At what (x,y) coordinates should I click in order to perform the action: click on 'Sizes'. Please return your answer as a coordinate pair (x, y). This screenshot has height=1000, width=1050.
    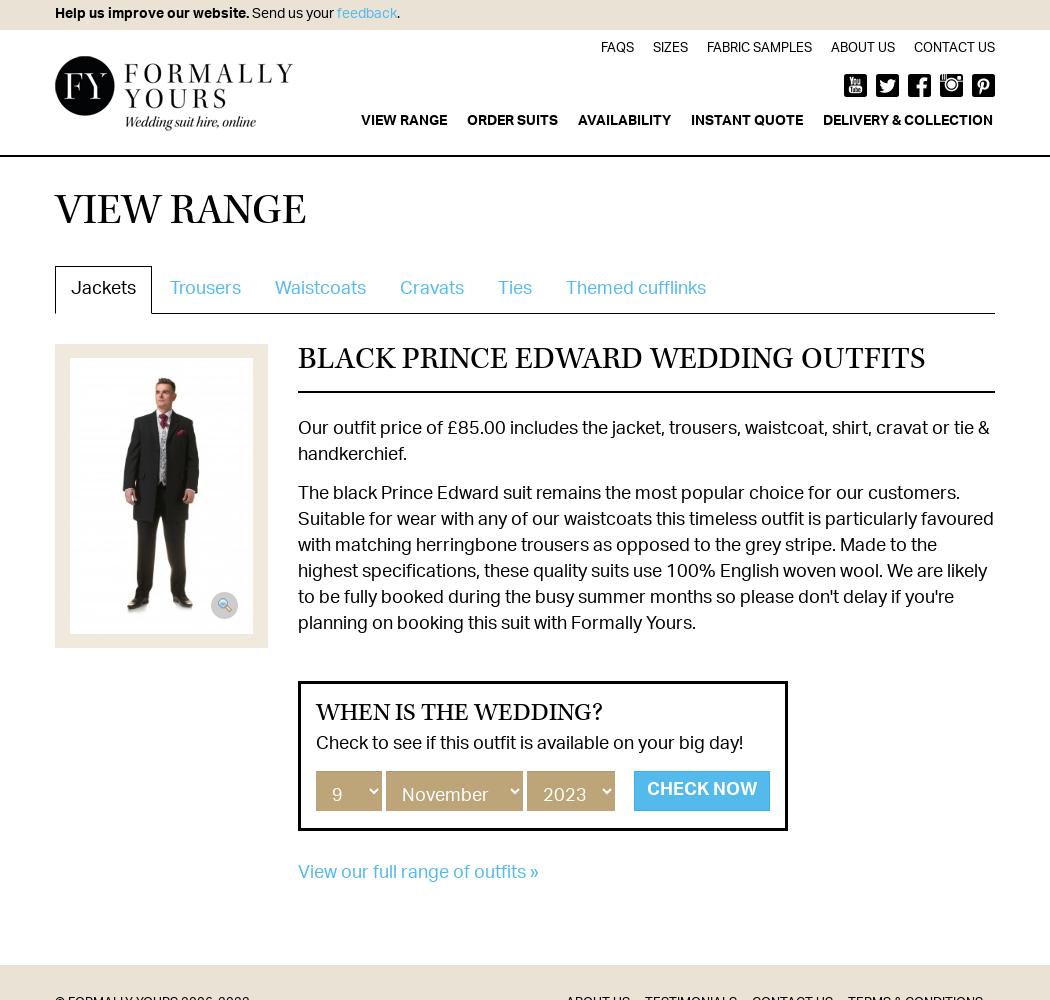
    Looking at the image, I should click on (669, 48).